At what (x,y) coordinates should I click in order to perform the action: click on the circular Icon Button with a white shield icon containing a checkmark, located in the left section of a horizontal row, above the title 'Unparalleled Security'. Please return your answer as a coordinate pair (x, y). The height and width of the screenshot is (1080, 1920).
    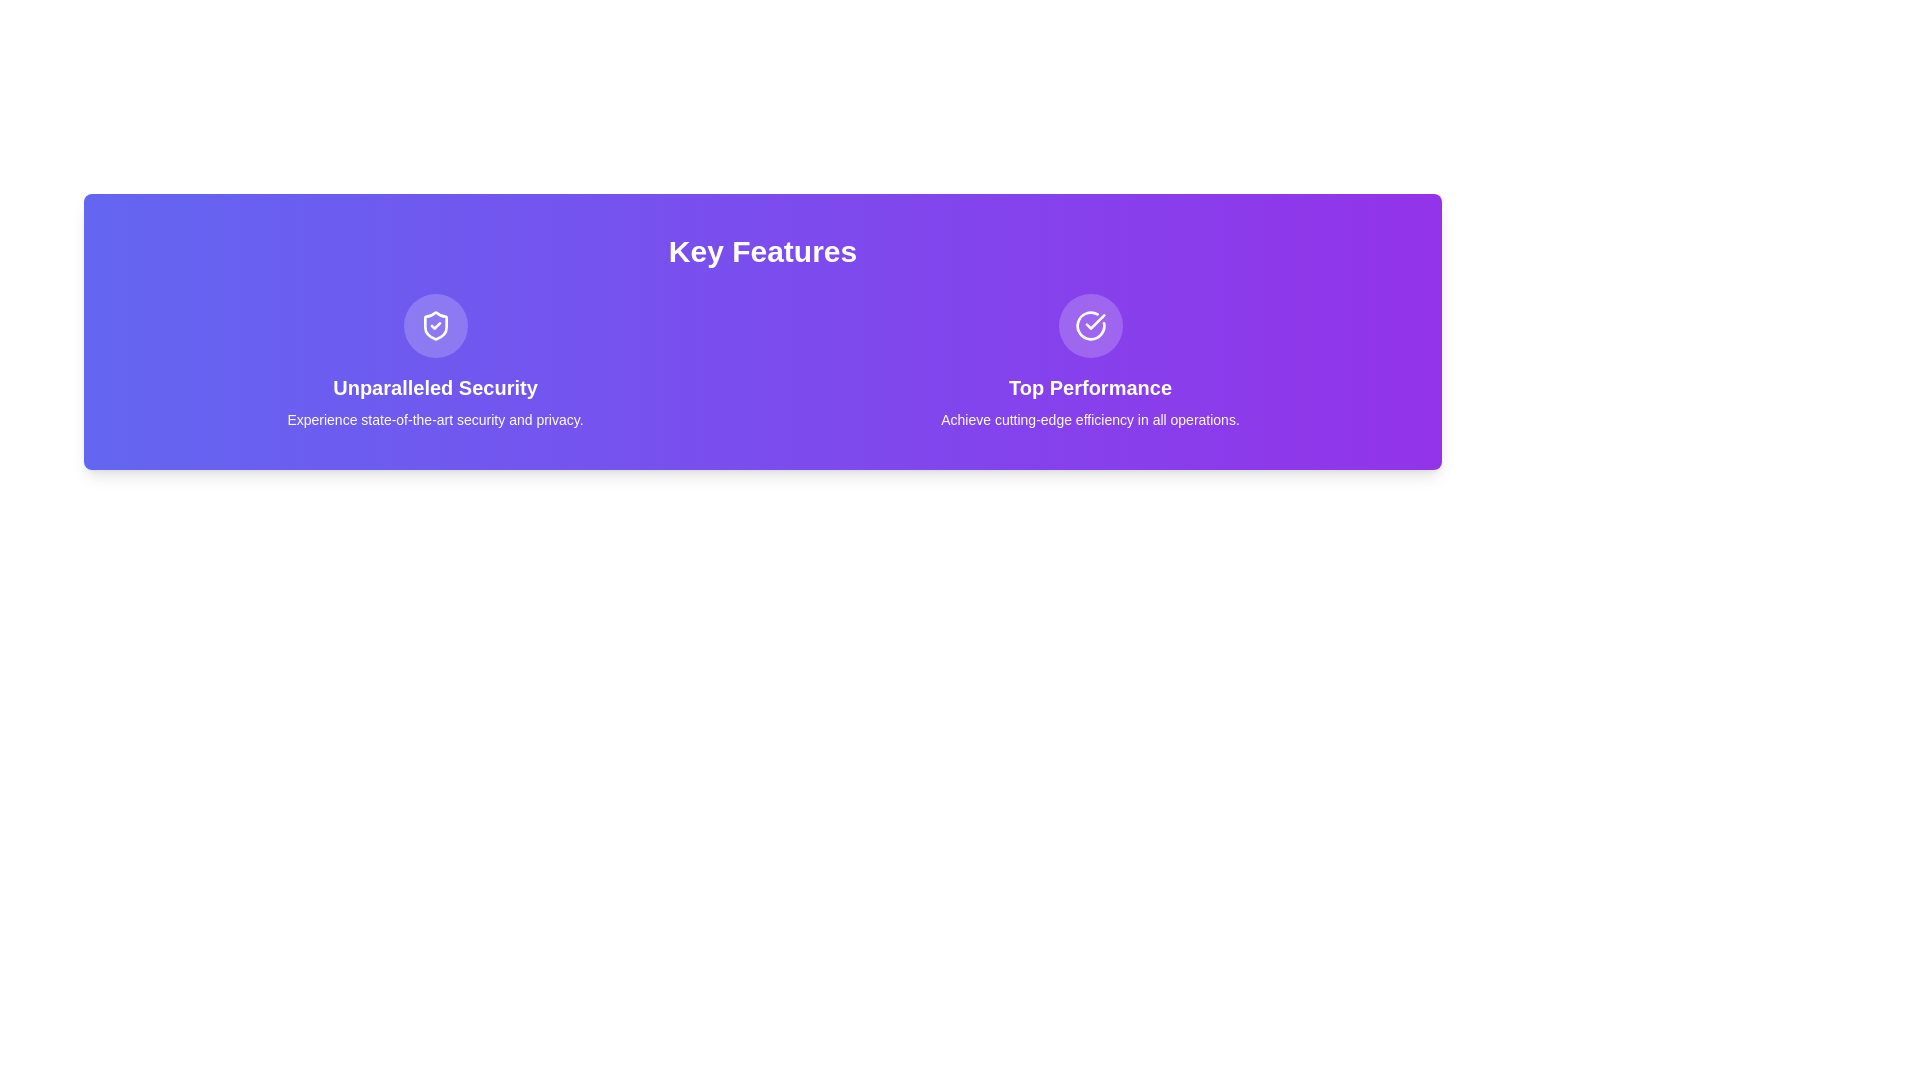
    Looking at the image, I should click on (434, 325).